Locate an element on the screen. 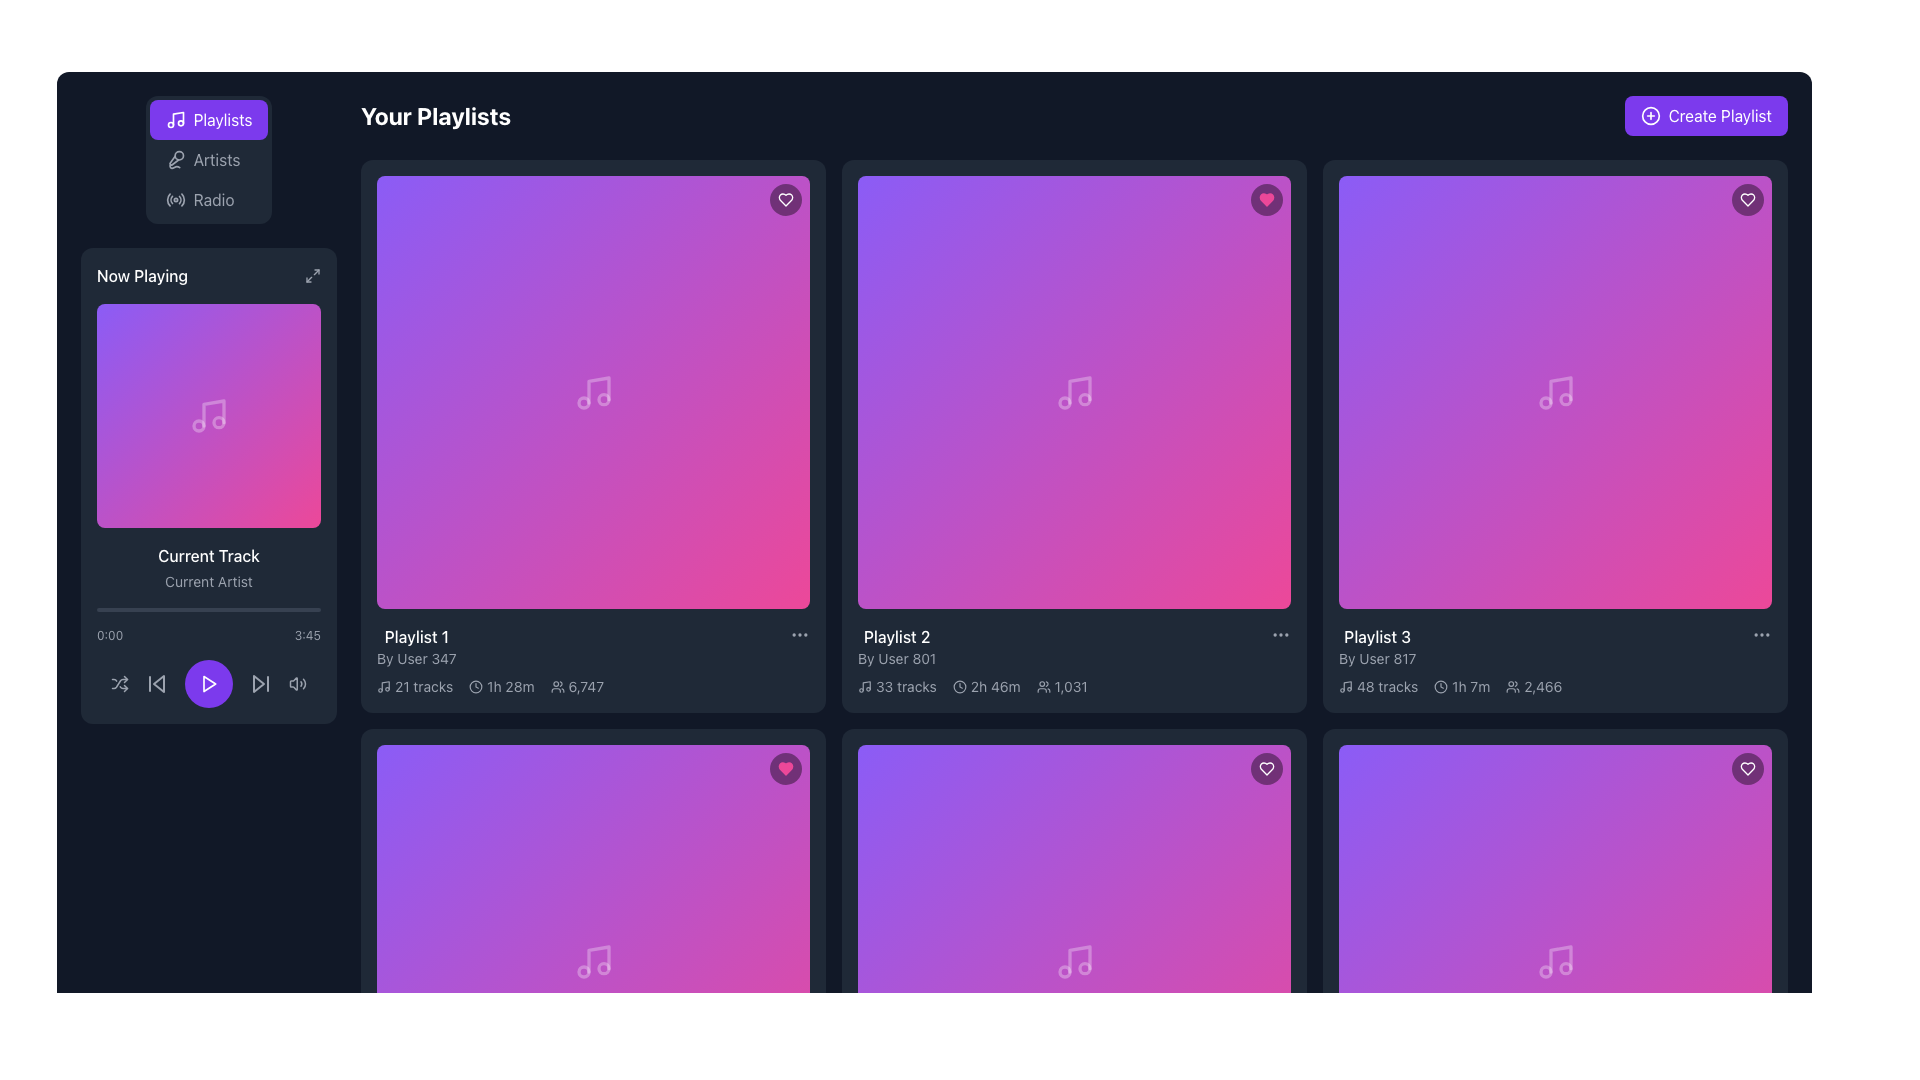 The height and width of the screenshot is (1080, 1920). the triangular 'play' icon located at the center of the thumbnail image for 'Playlist 1' is located at coordinates (593, 392).